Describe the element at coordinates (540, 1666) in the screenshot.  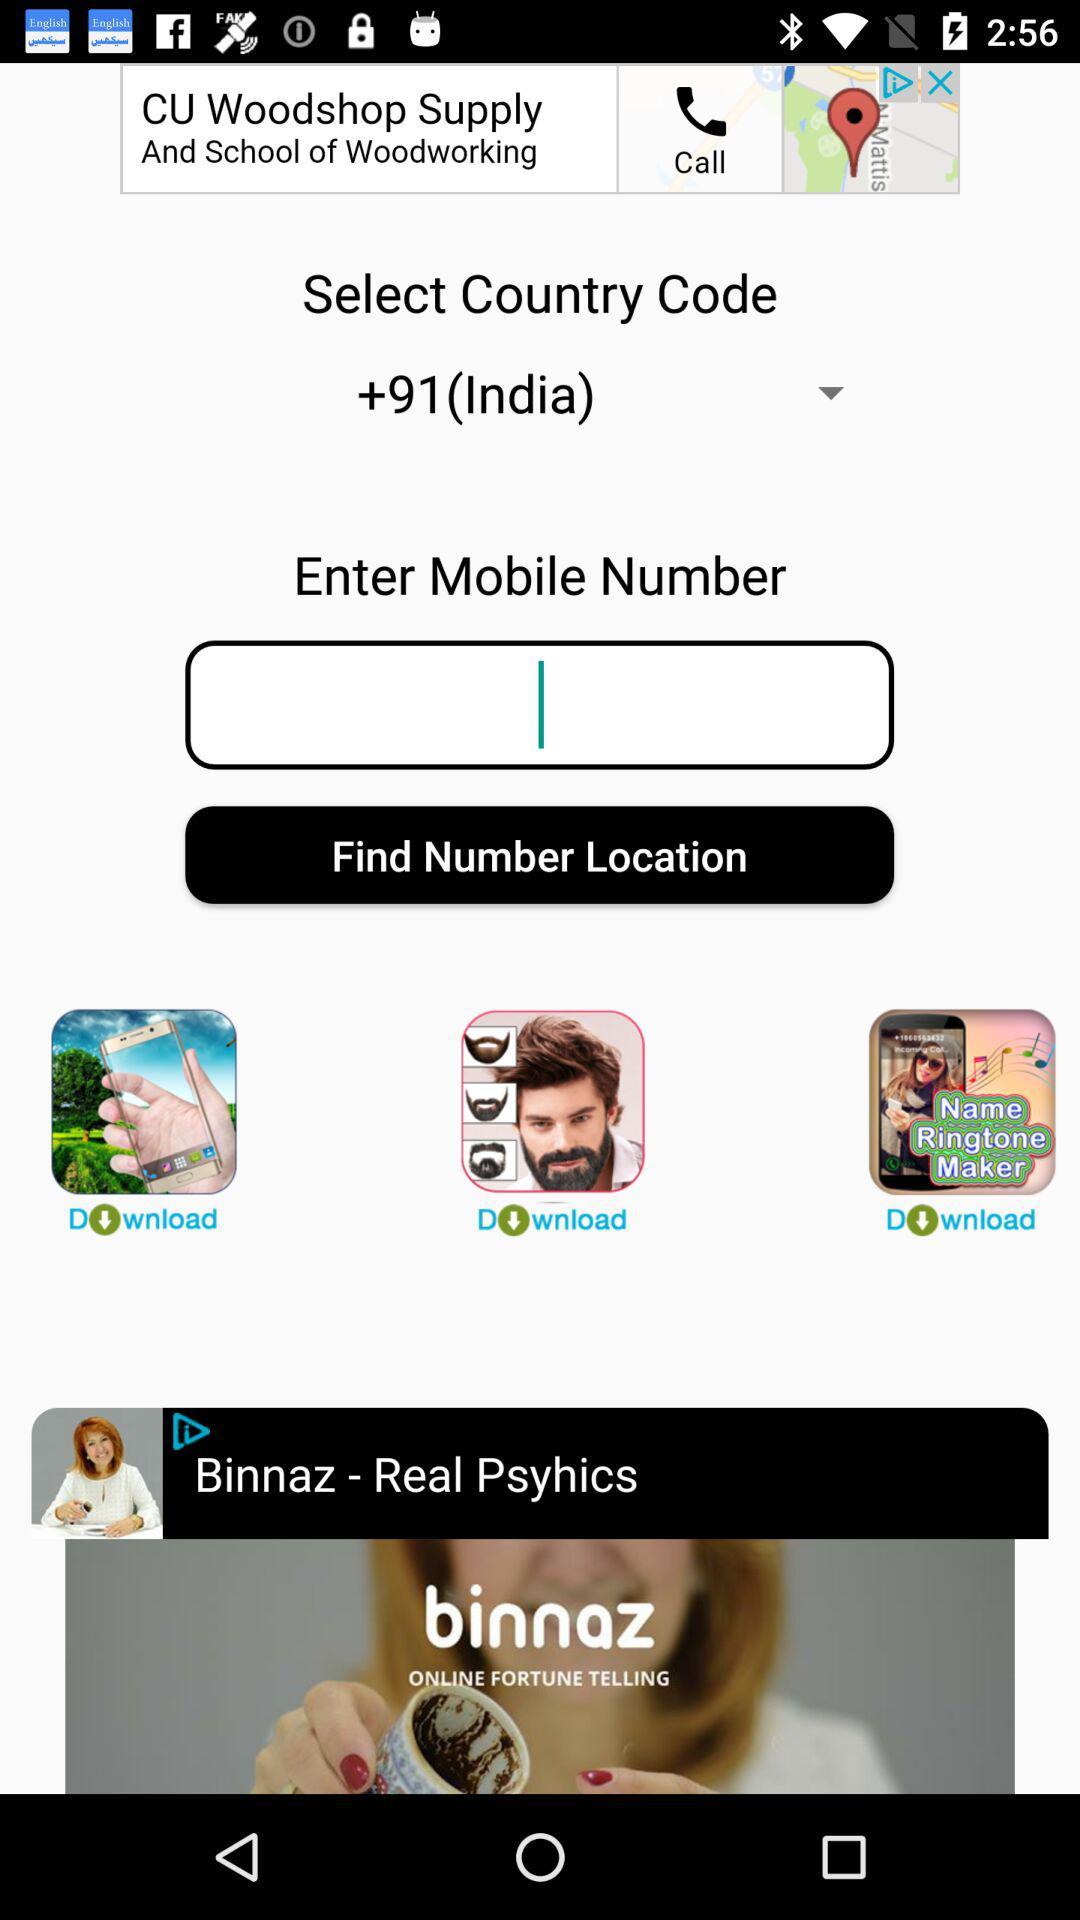
I see `open advertisement` at that location.